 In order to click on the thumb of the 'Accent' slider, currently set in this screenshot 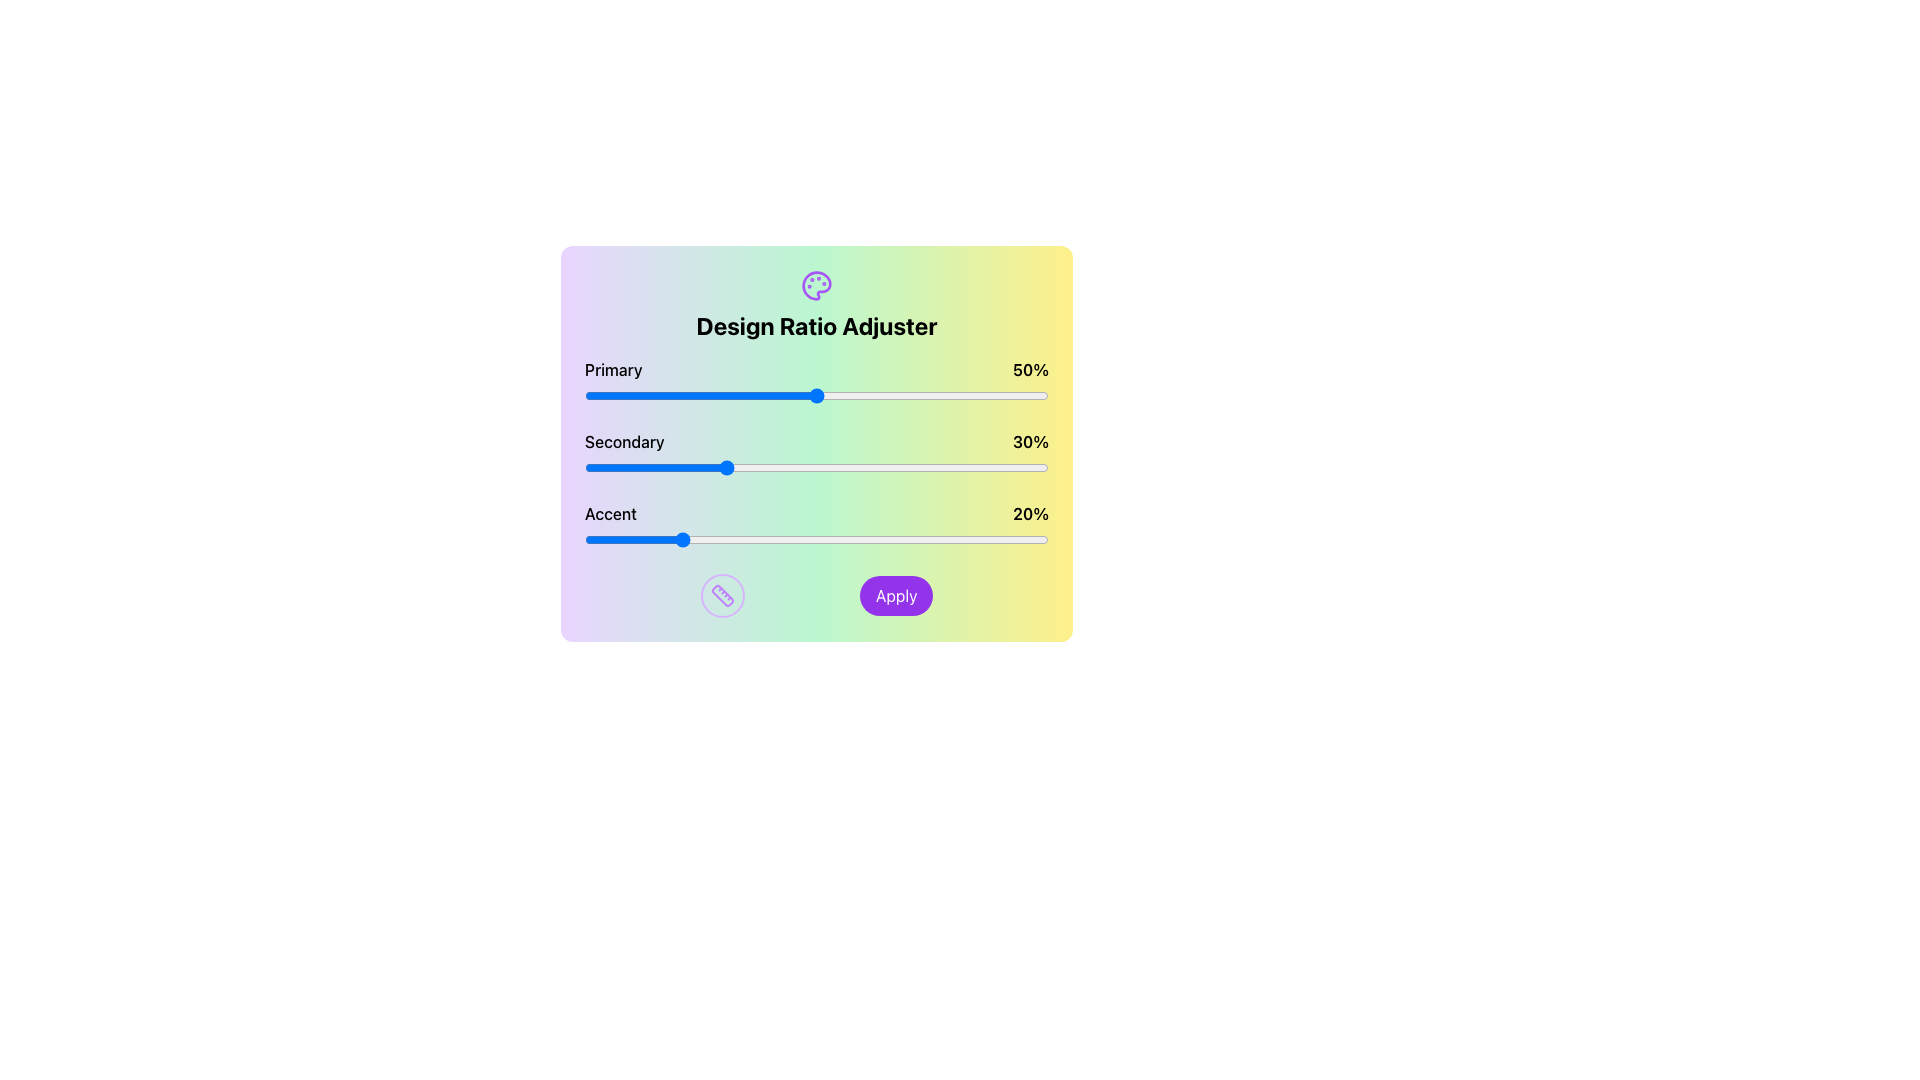, I will do `click(816, 540)`.